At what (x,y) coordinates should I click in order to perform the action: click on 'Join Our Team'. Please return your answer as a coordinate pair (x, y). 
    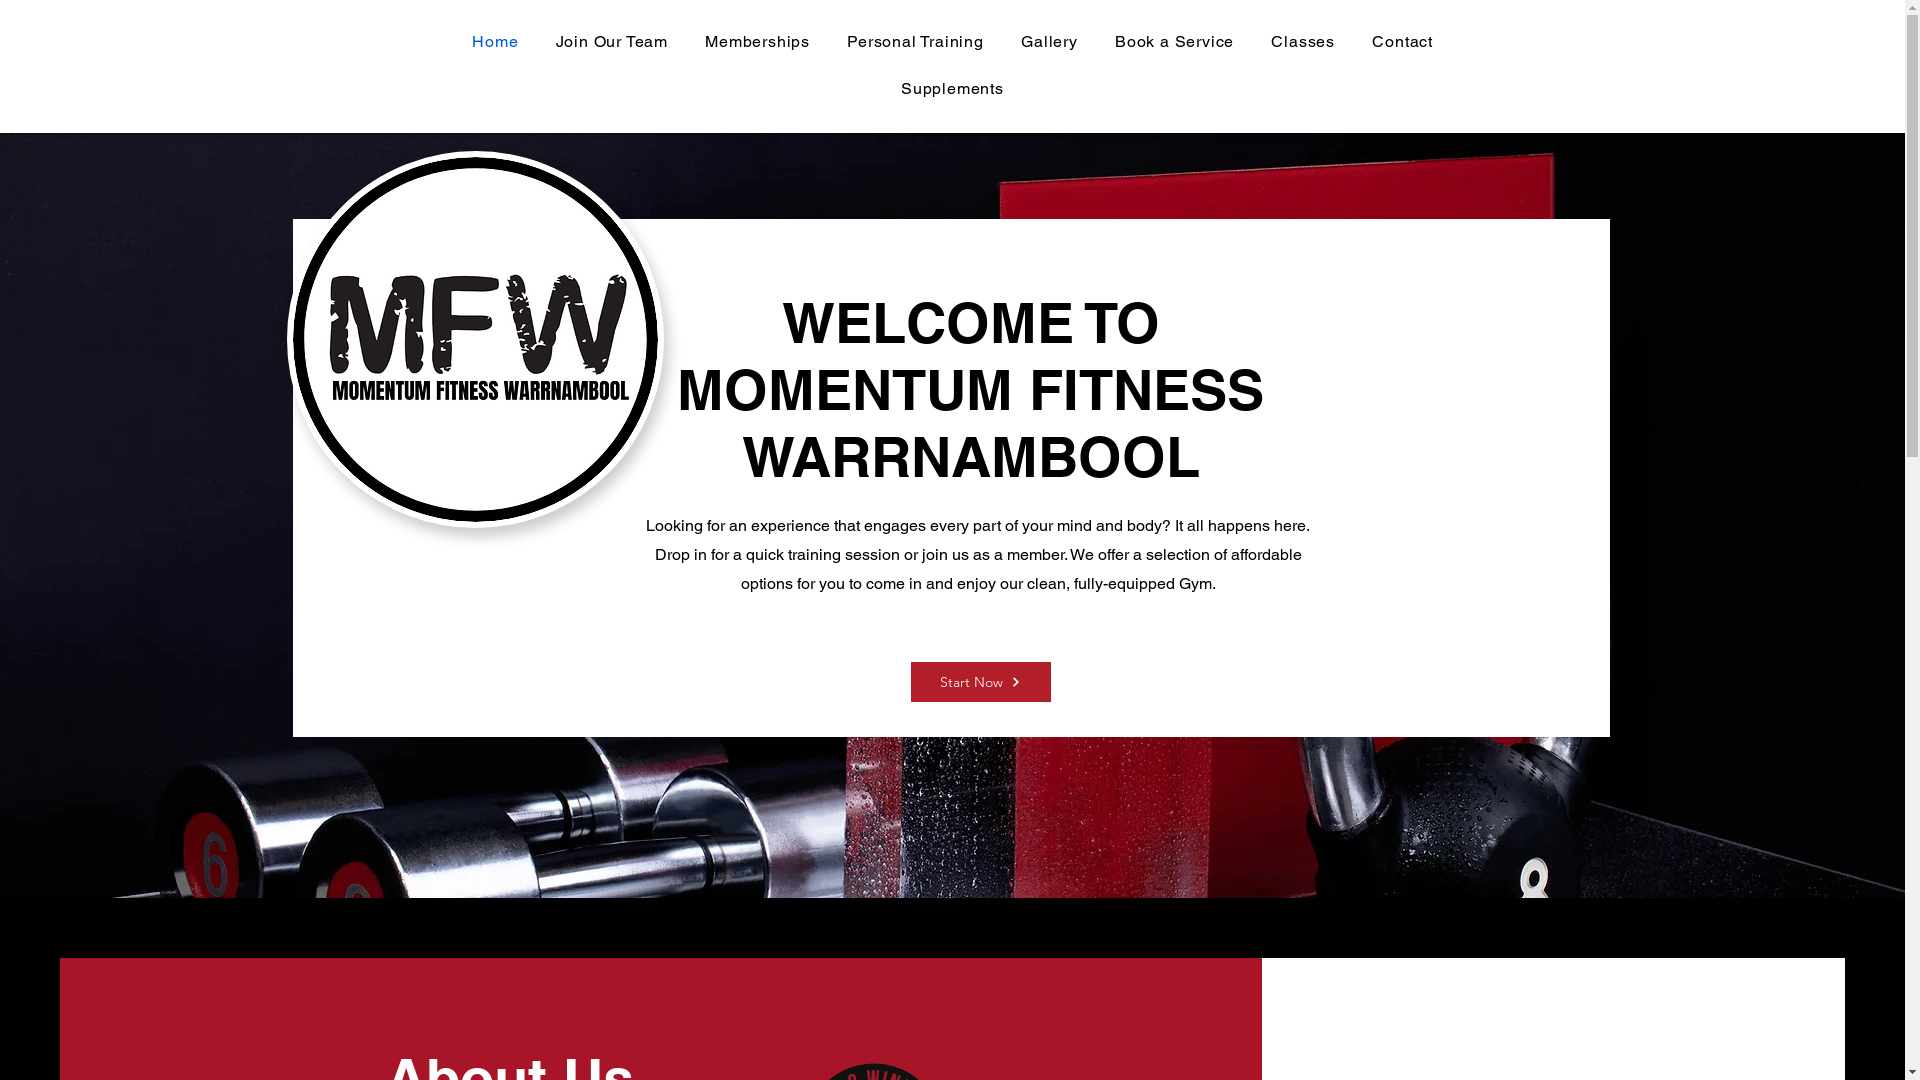
    Looking at the image, I should click on (610, 41).